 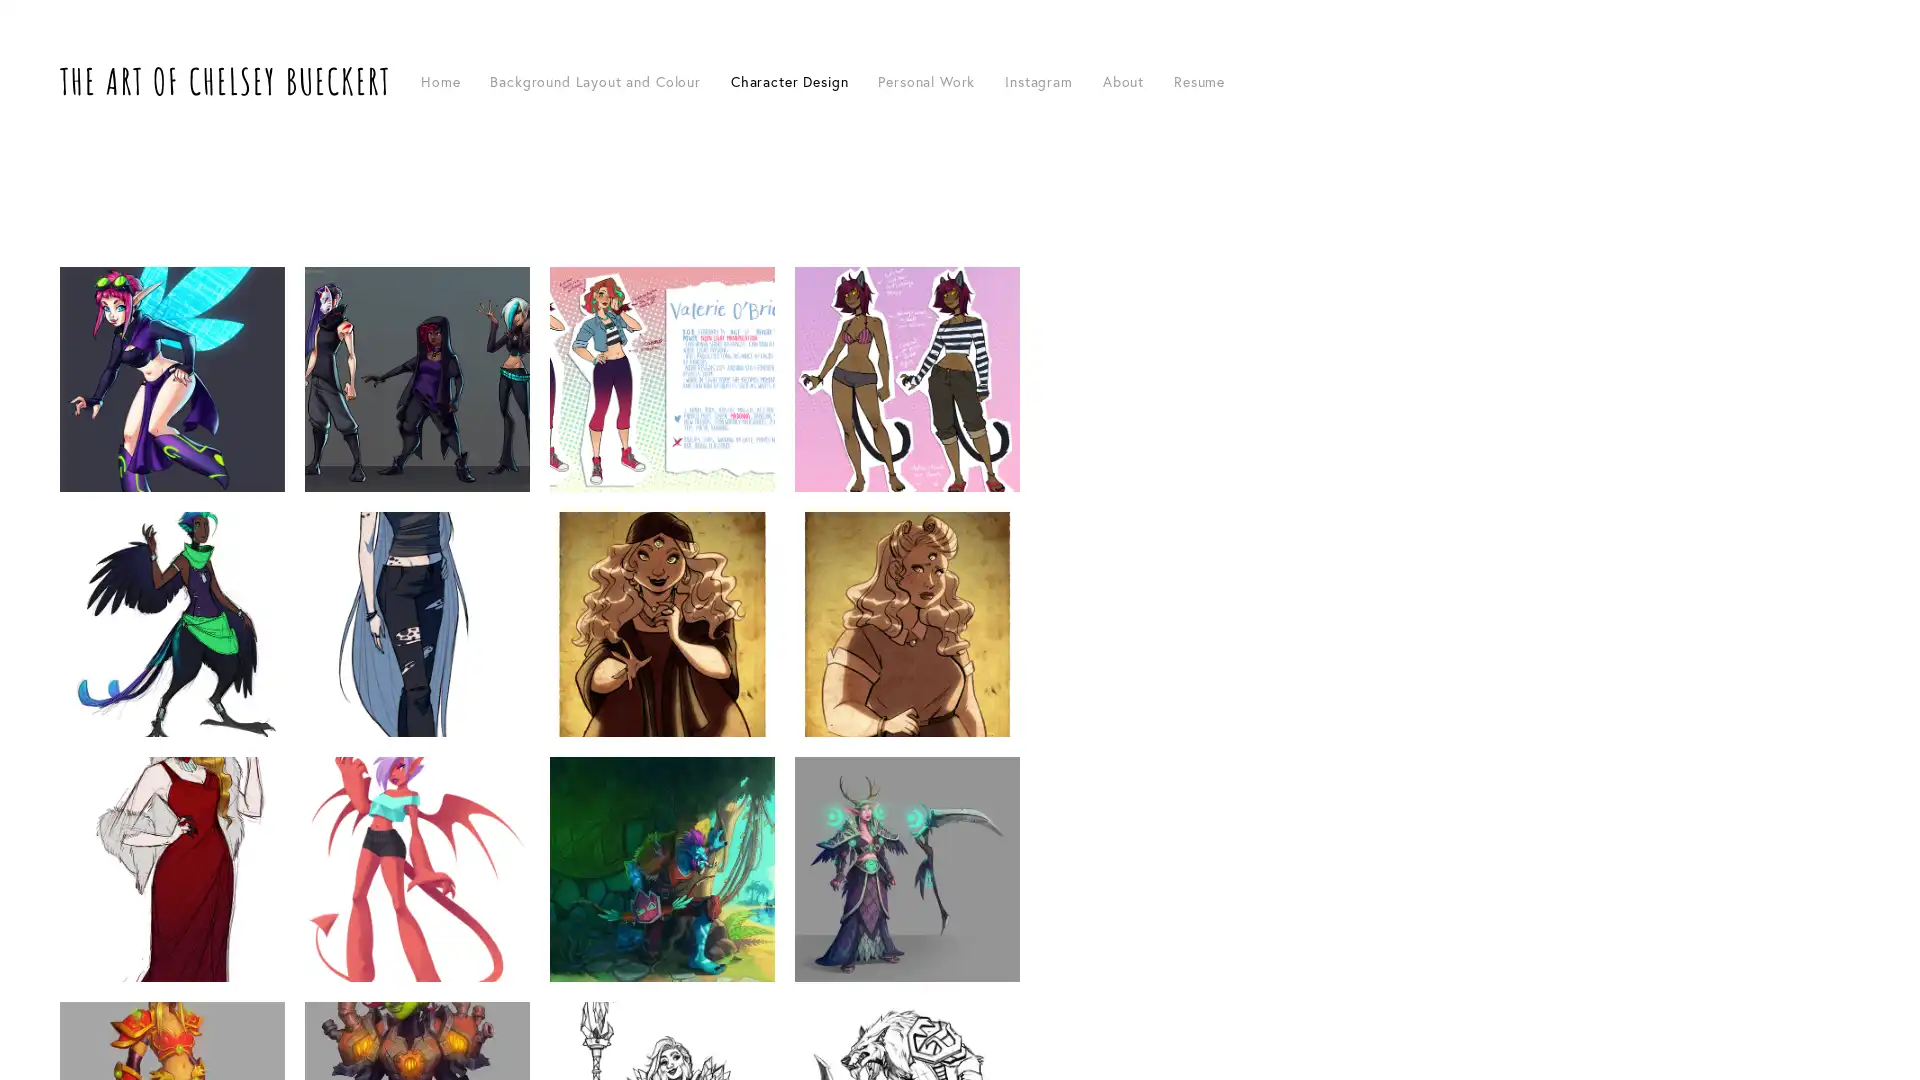 I want to click on View fullsize pastel goth demon chick.png, so click(x=416, y=868).